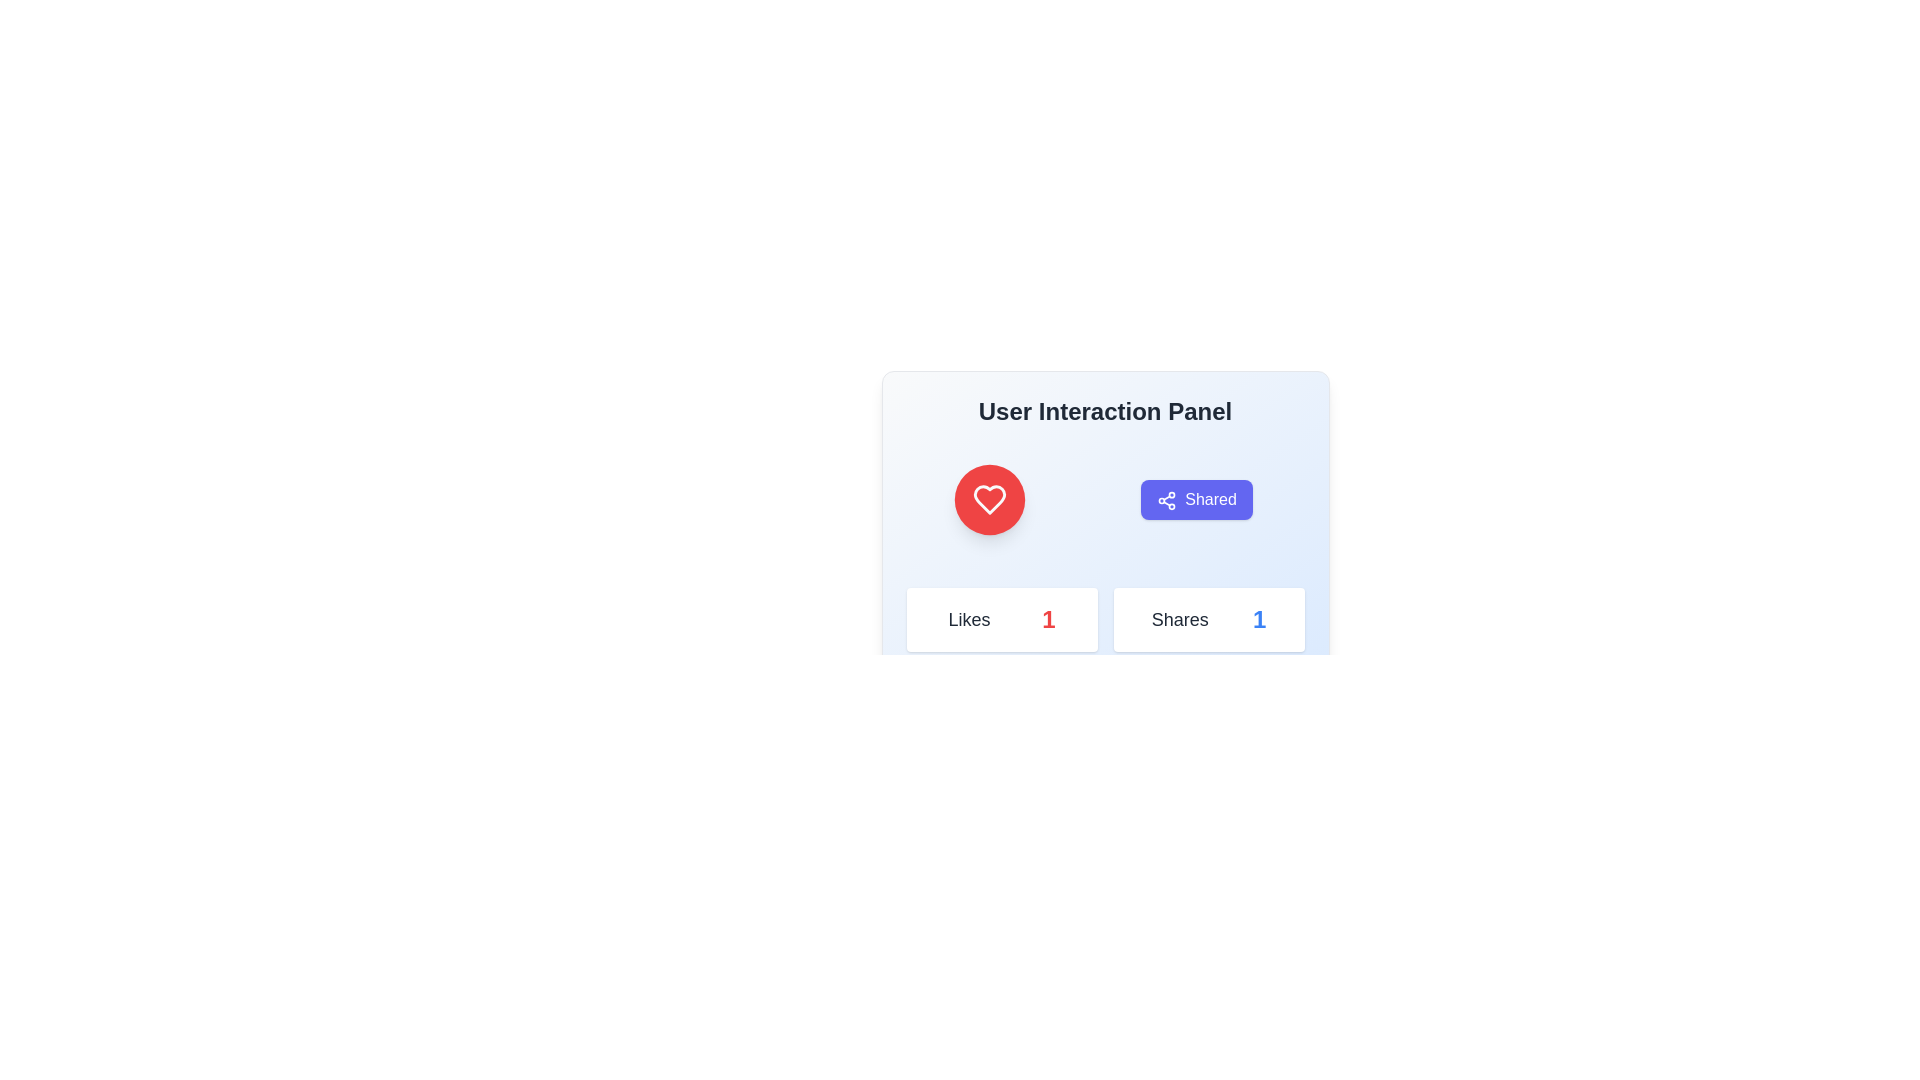 This screenshot has width=1920, height=1080. What do you see at coordinates (990, 499) in the screenshot?
I see `the 'like' button located in the upper left area of the user interaction panel, adjacent to the blue 'Shared' button` at bounding box center [990, 499].